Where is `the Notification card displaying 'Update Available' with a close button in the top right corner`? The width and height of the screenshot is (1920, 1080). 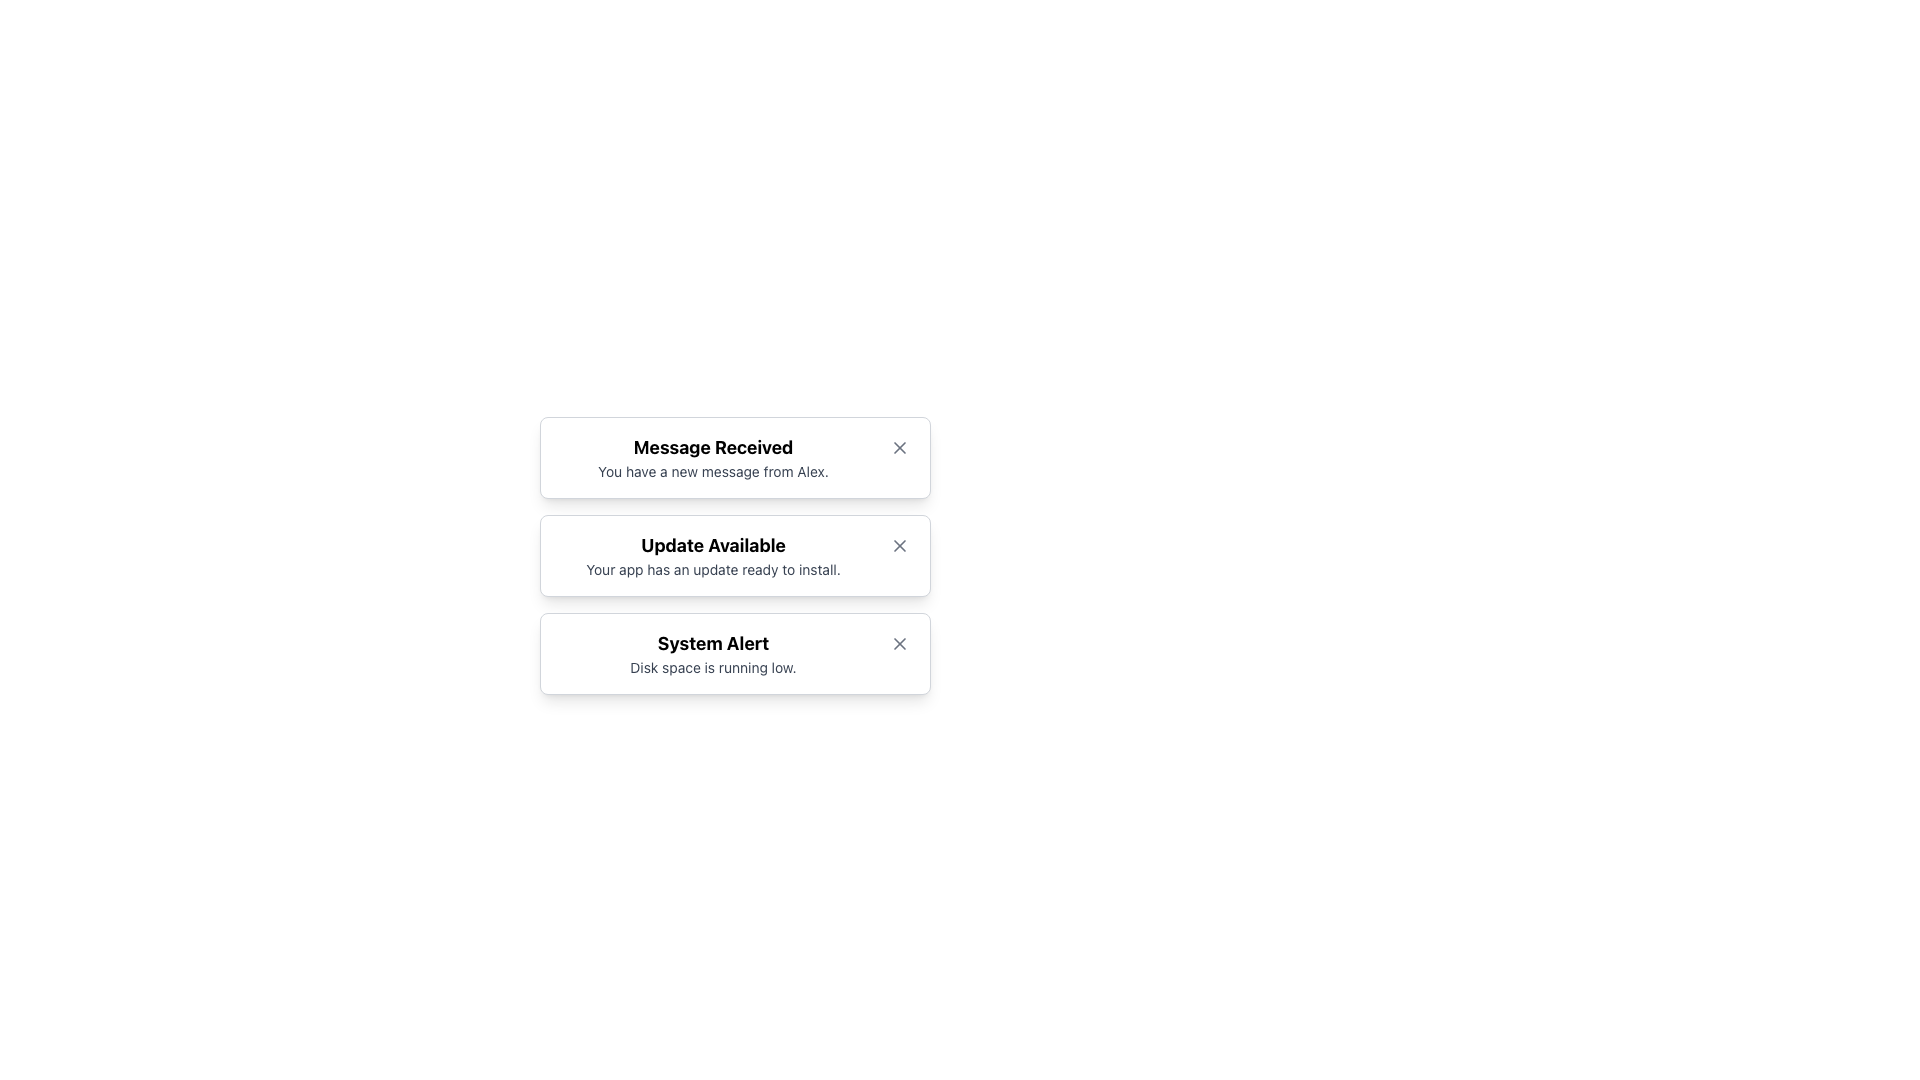 the Notification card displaying 'Update Available' with a close button in the top right corner is located at coordinates (734, 555).